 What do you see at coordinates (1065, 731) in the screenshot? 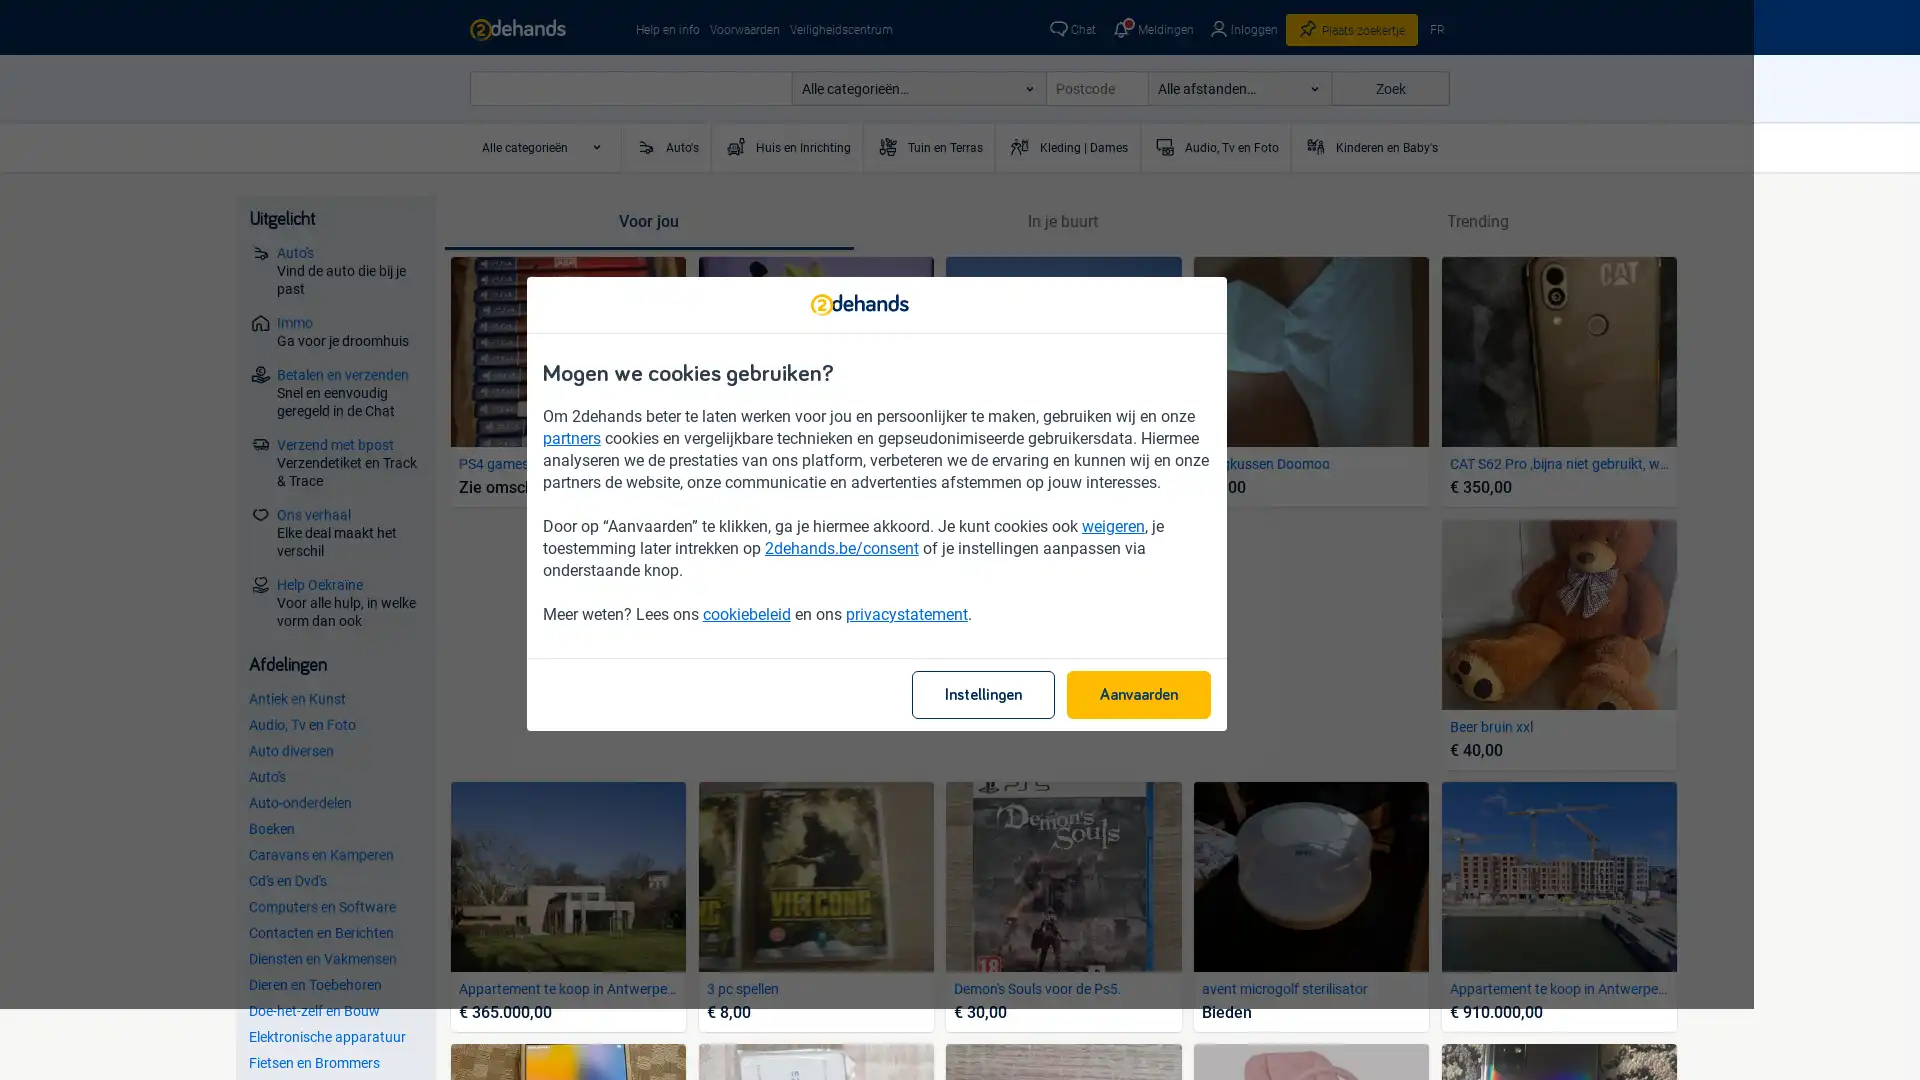
I see `Instellingen` at bounding box center [1065, 731].